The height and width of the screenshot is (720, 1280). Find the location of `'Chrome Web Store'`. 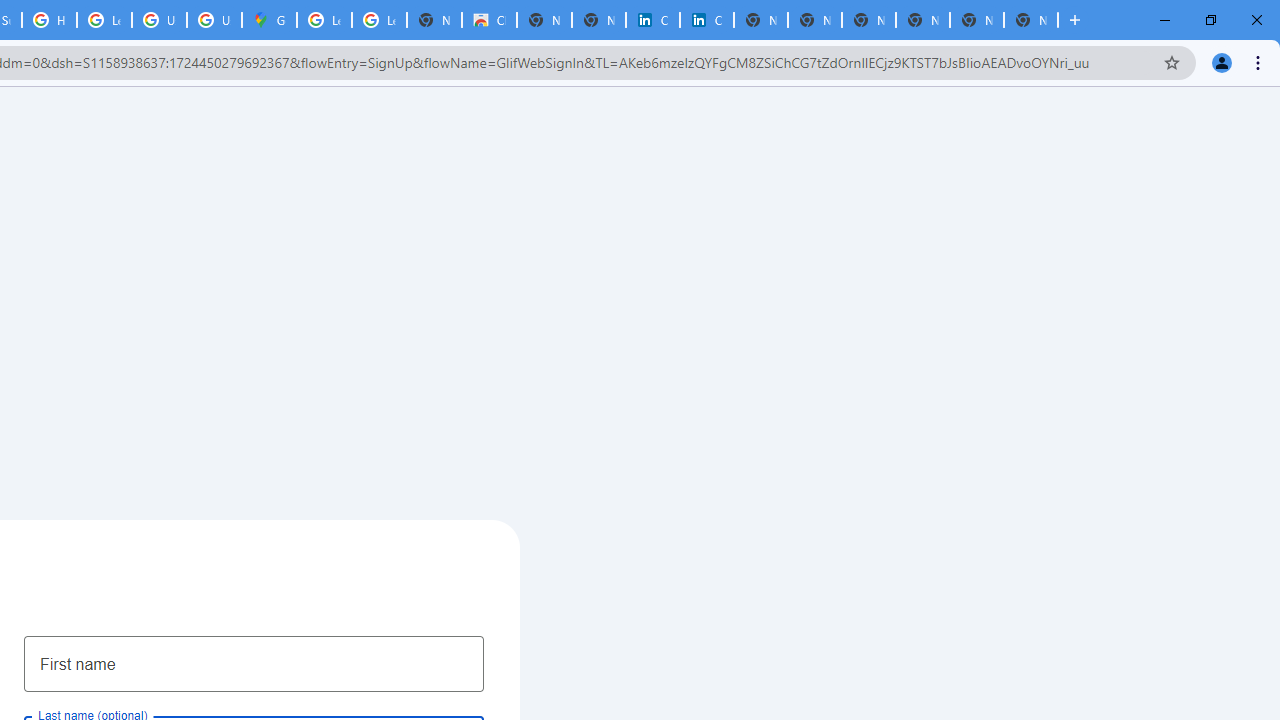

'Chrome Web Store' is located at coordinates (489, 20).